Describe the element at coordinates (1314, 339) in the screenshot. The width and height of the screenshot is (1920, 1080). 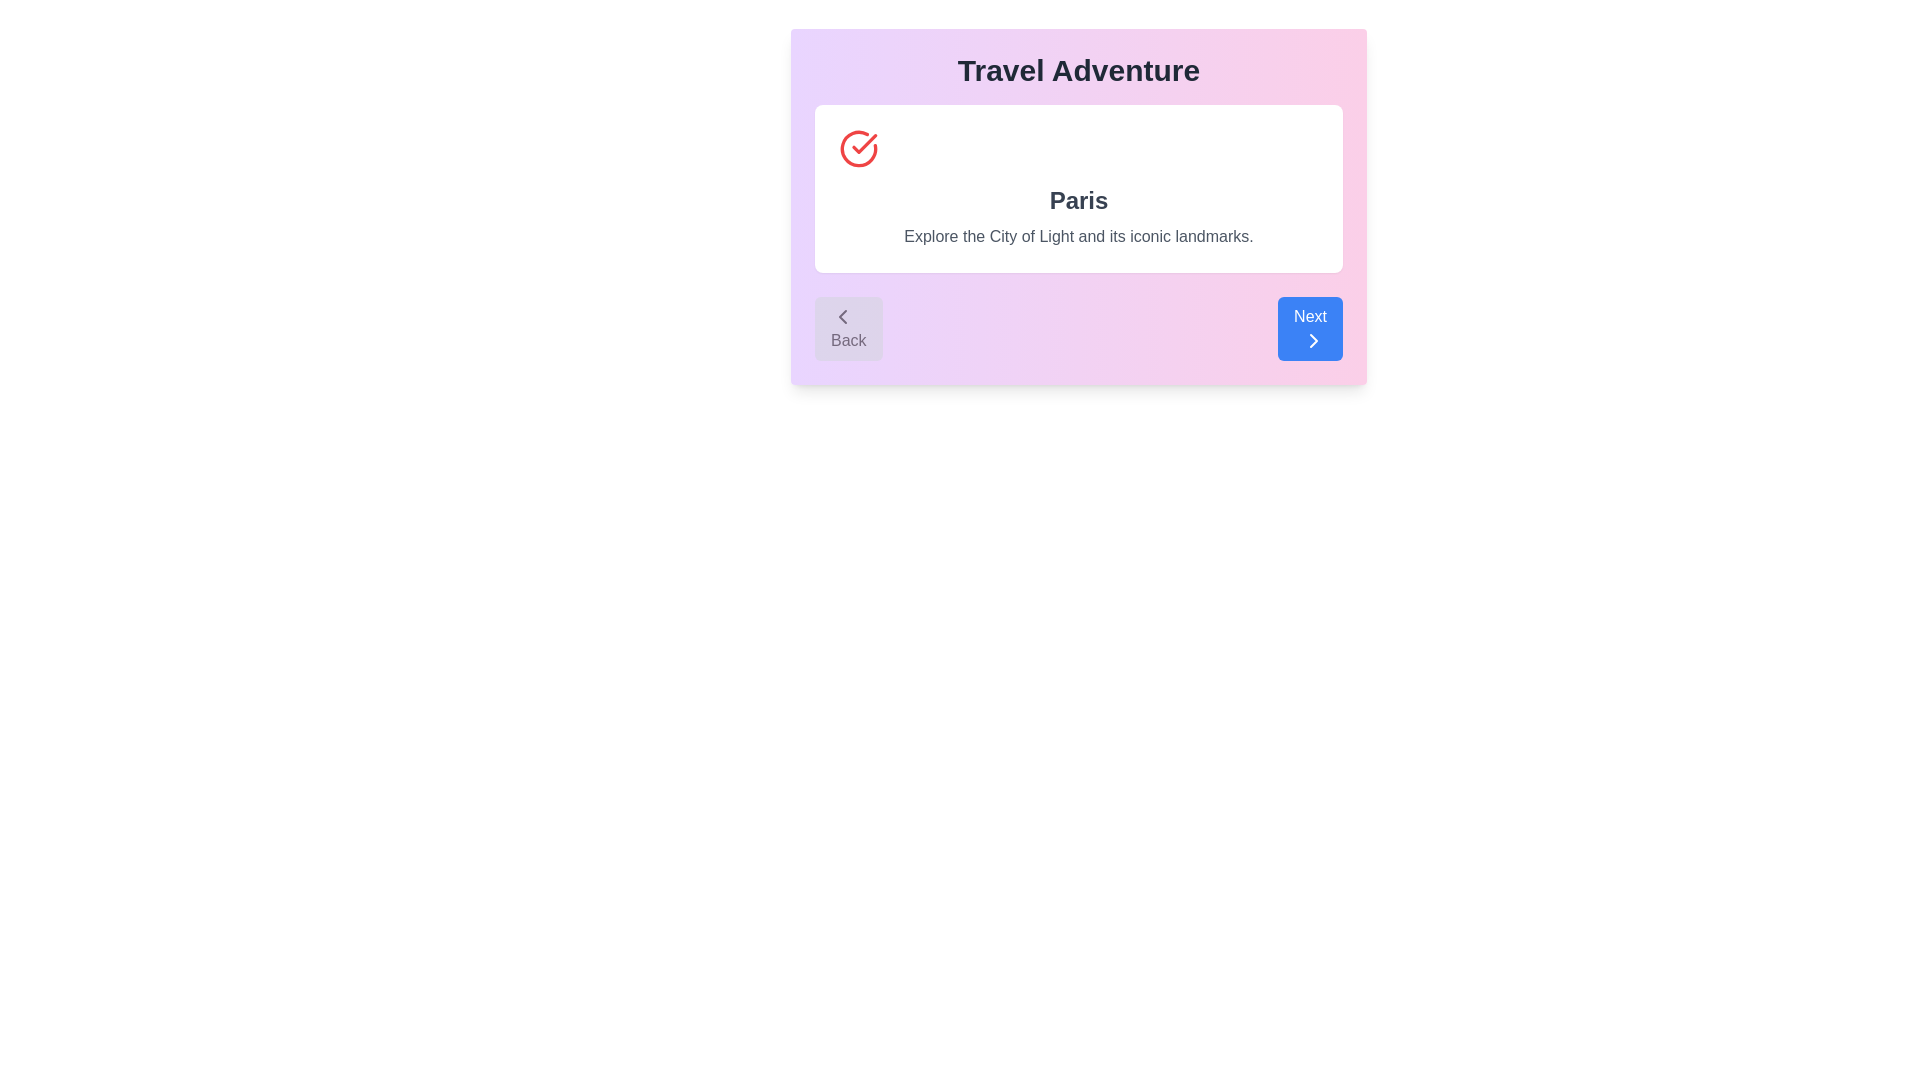
I see `the rightward-pointing chevron icon located within the 'Next' button at the bottom-right corner of the card interface` at that location.